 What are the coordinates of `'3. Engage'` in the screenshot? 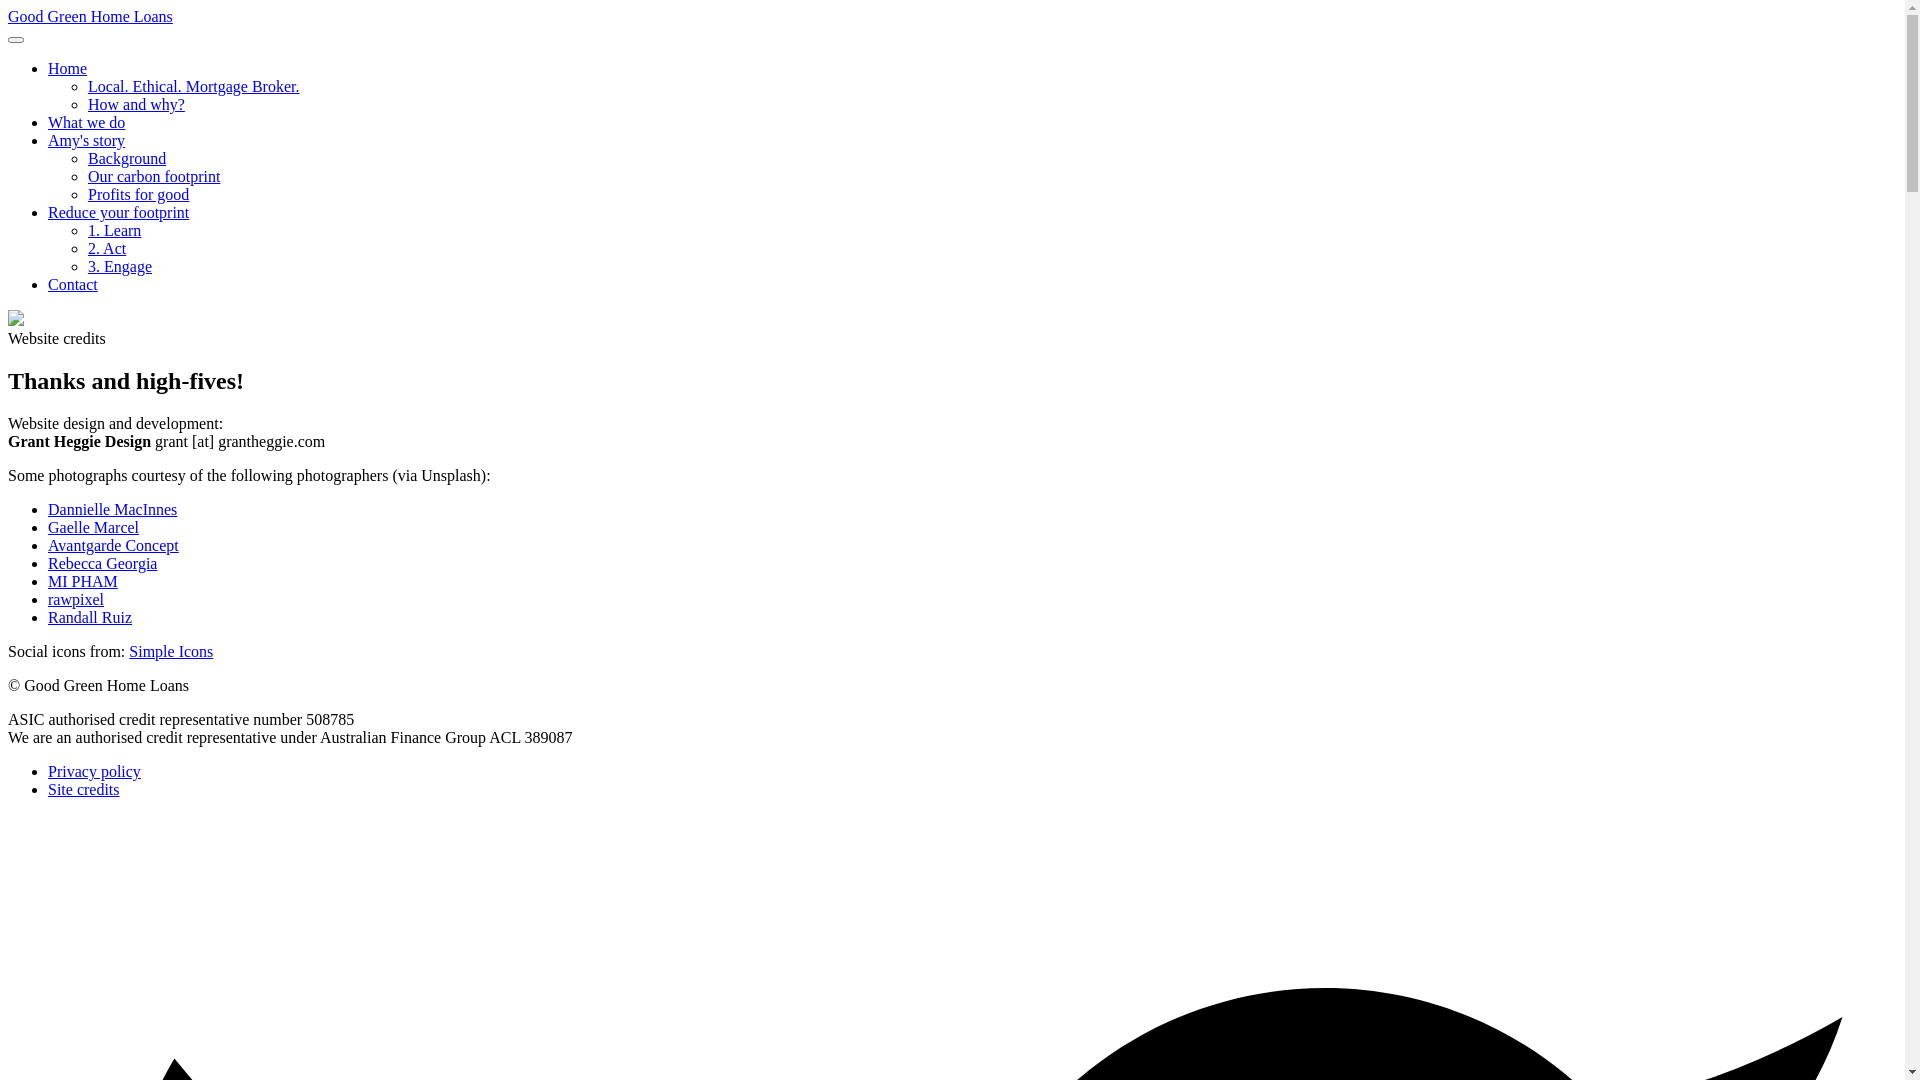 It's located at (119, 265).